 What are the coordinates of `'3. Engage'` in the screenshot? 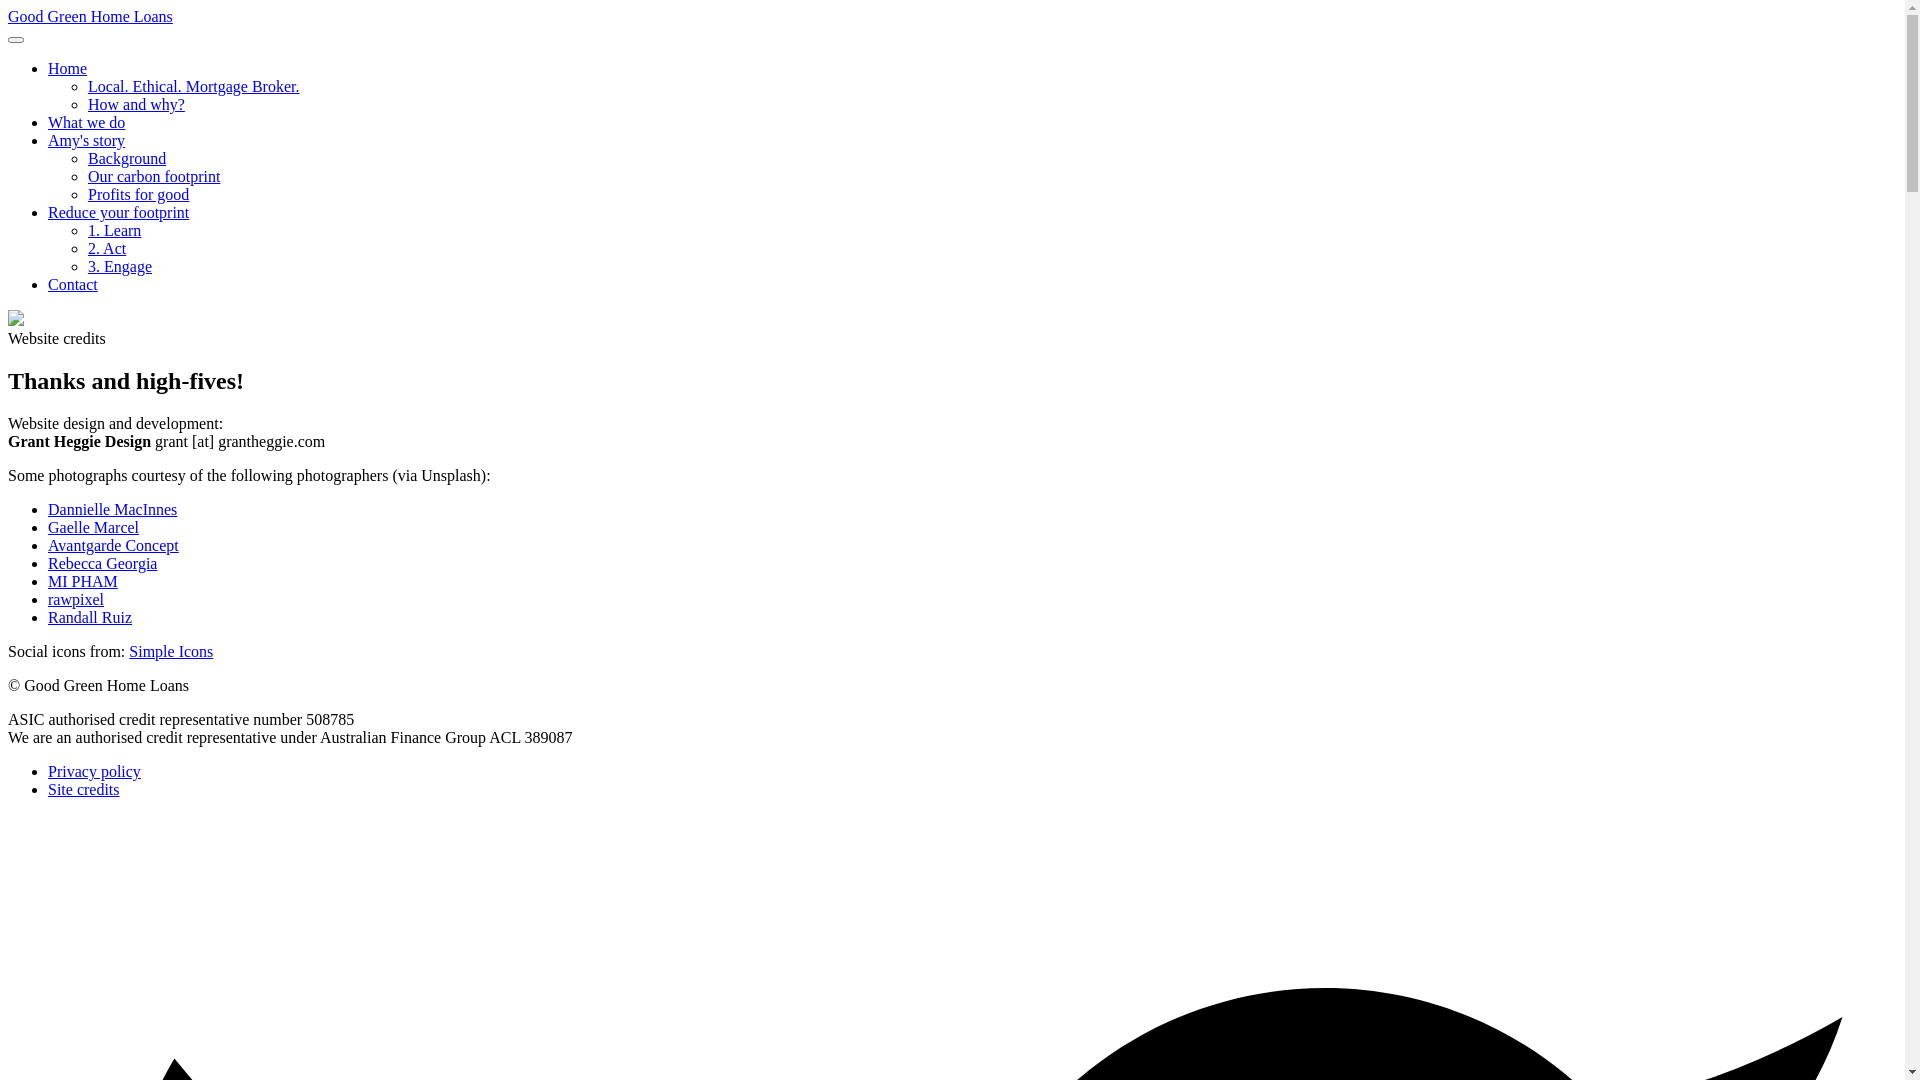 It's located at (119, 265).